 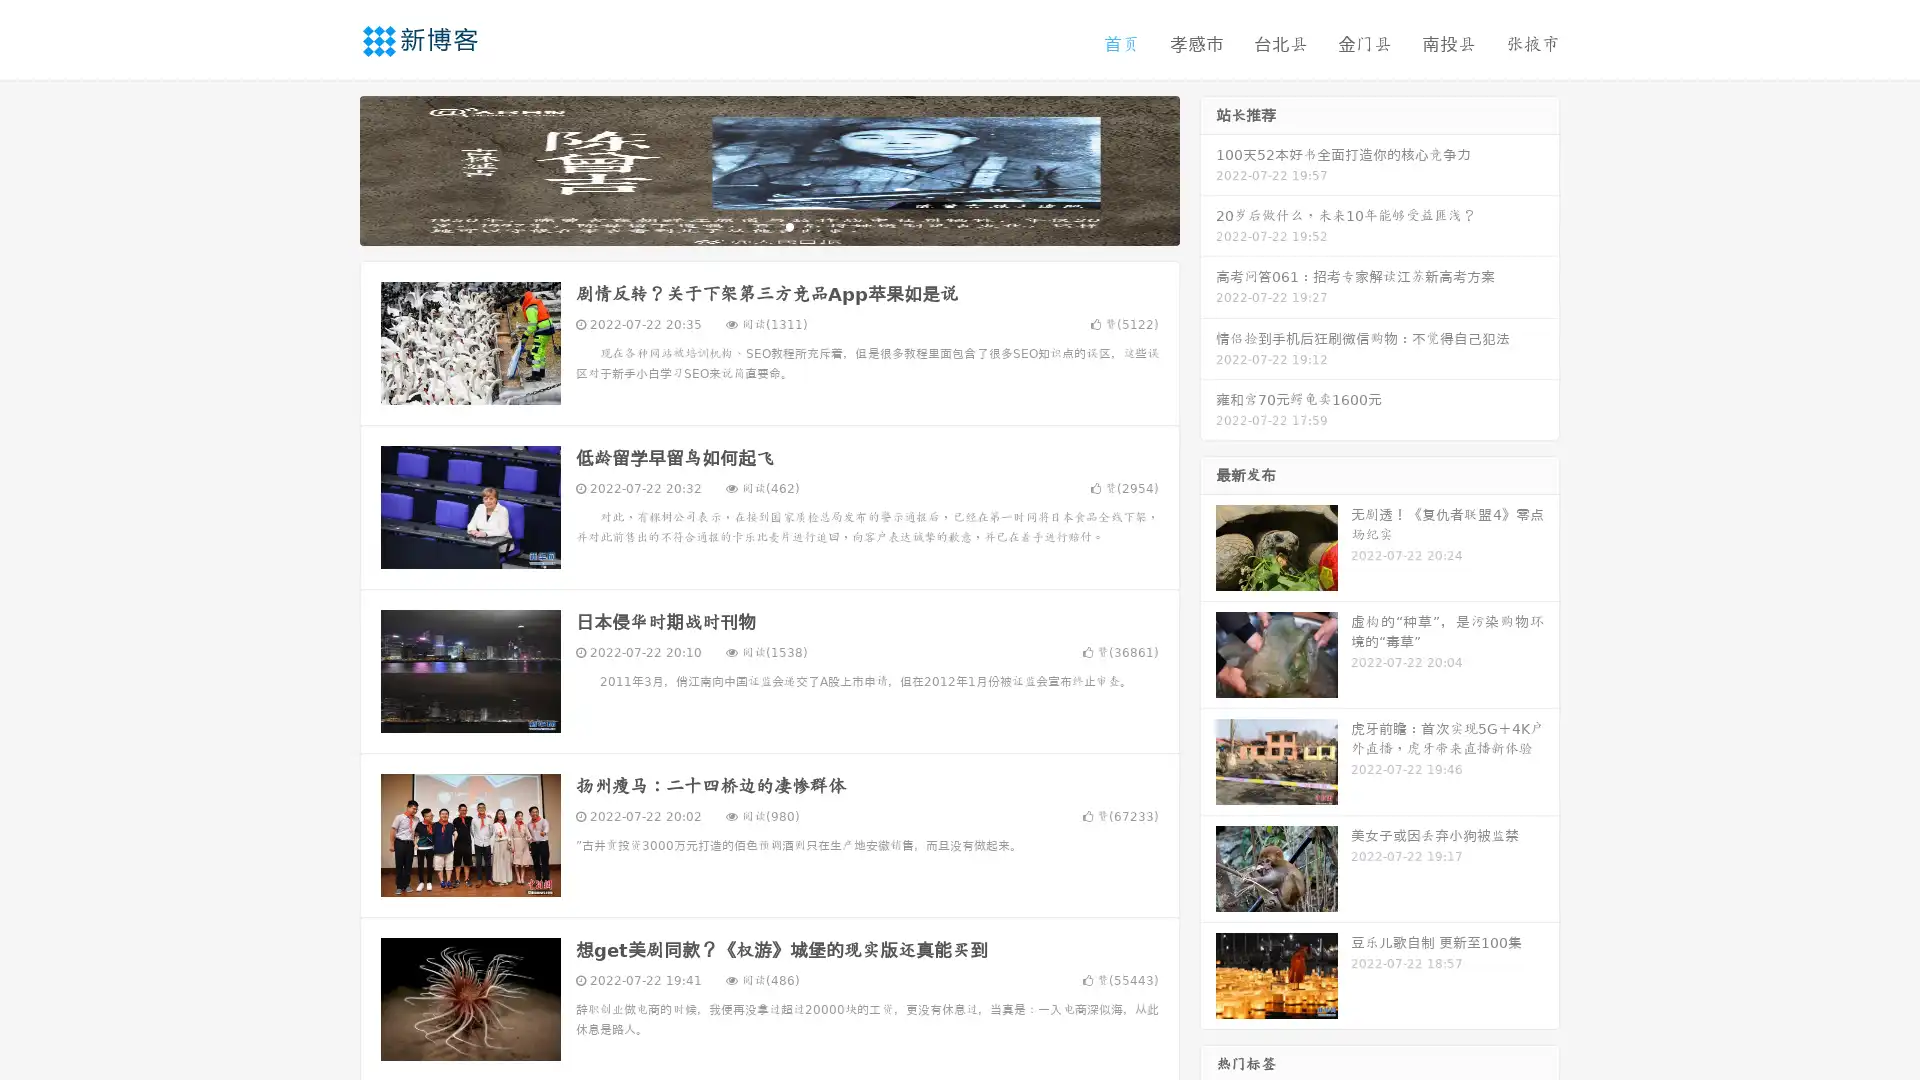 I want to click on Next slide, so click(x=1208, y=168).